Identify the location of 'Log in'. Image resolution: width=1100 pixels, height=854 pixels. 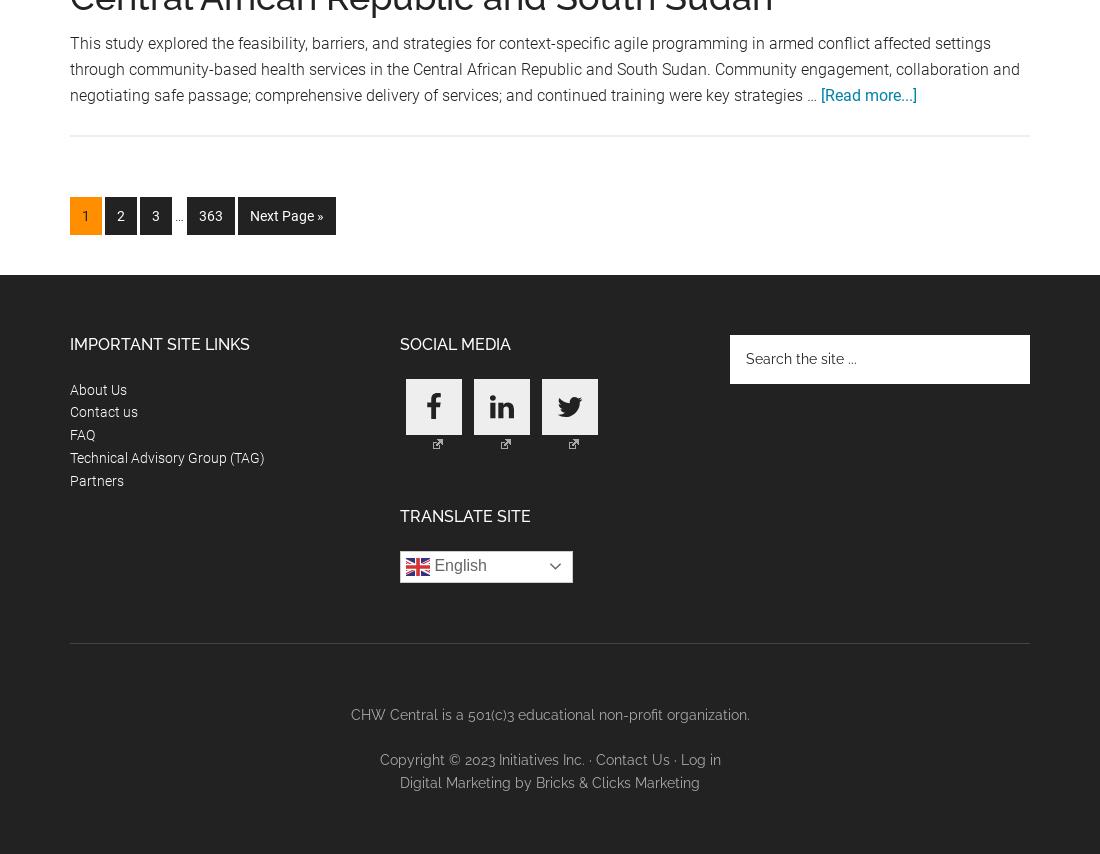
(699, 758).